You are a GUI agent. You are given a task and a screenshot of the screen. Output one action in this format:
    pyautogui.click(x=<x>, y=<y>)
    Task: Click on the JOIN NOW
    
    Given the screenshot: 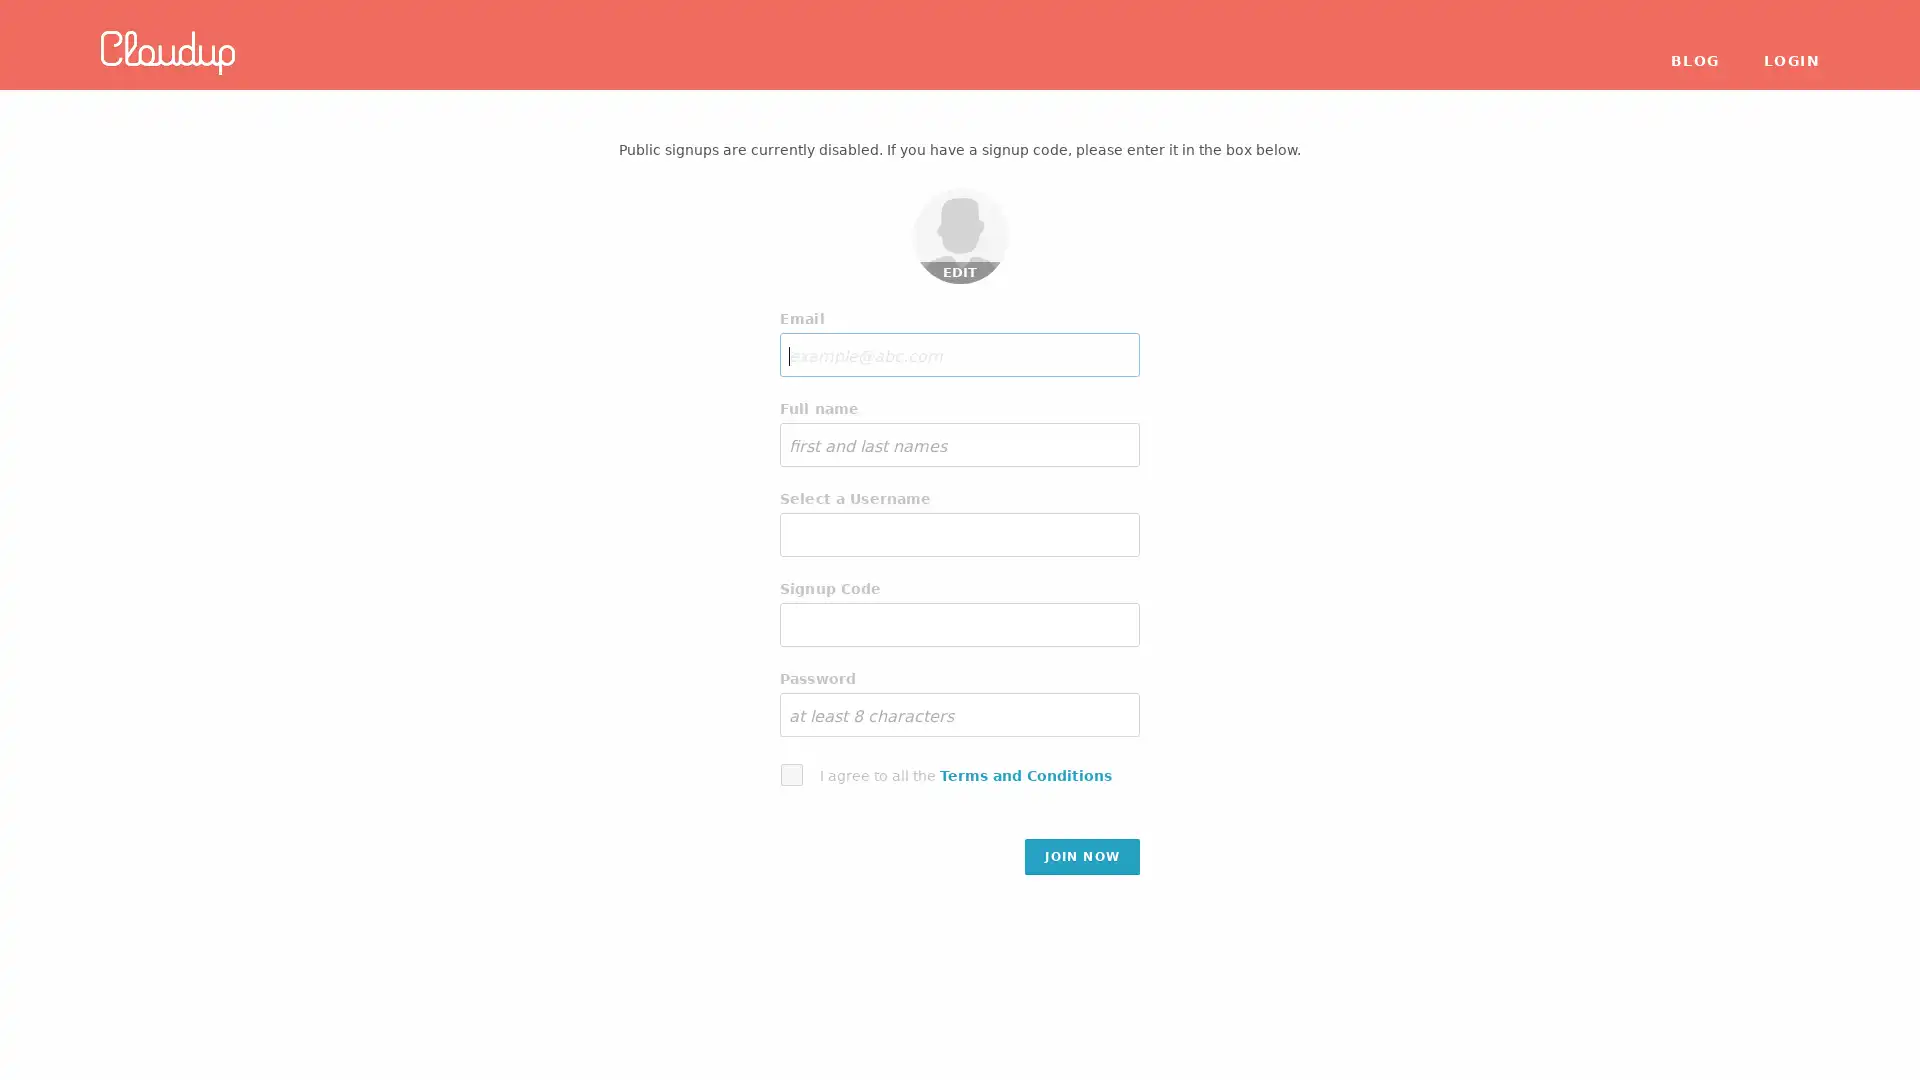 What is the action you would take?
    pyautogui.click(x=1081, y=855)
    